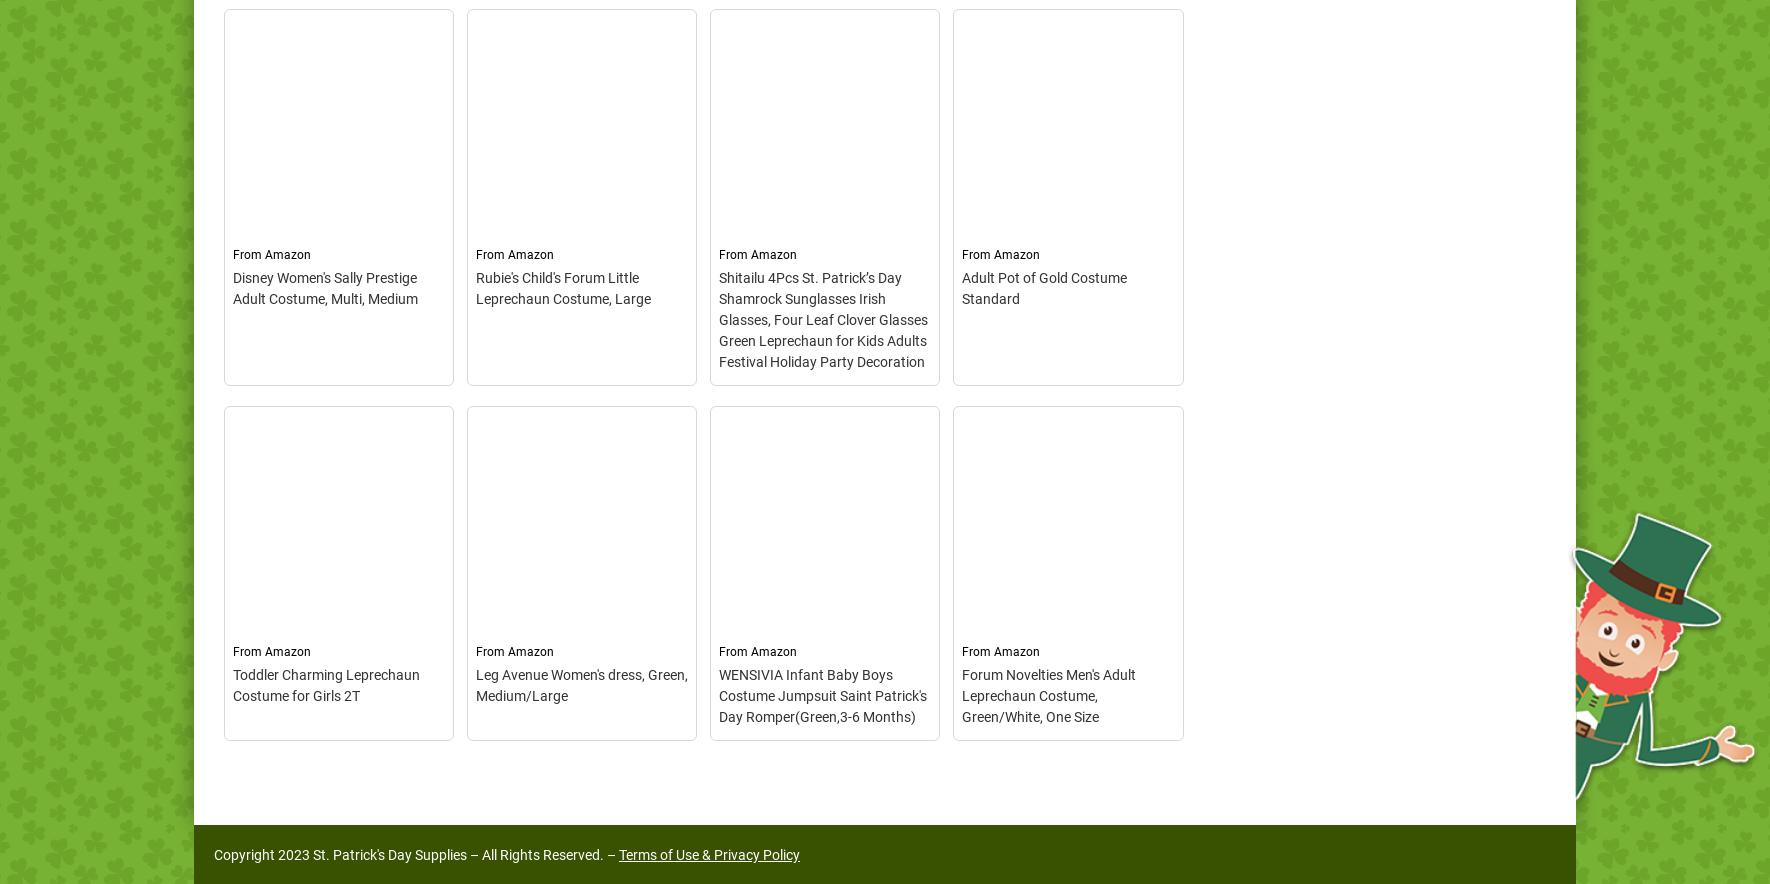  I want to click on '–    Color: Green, great shamrock costume clover sunglasses for a party or event where a leprechaun costume is desired; Package includes: You will receive 4 pairs of...', so click(821, 628).